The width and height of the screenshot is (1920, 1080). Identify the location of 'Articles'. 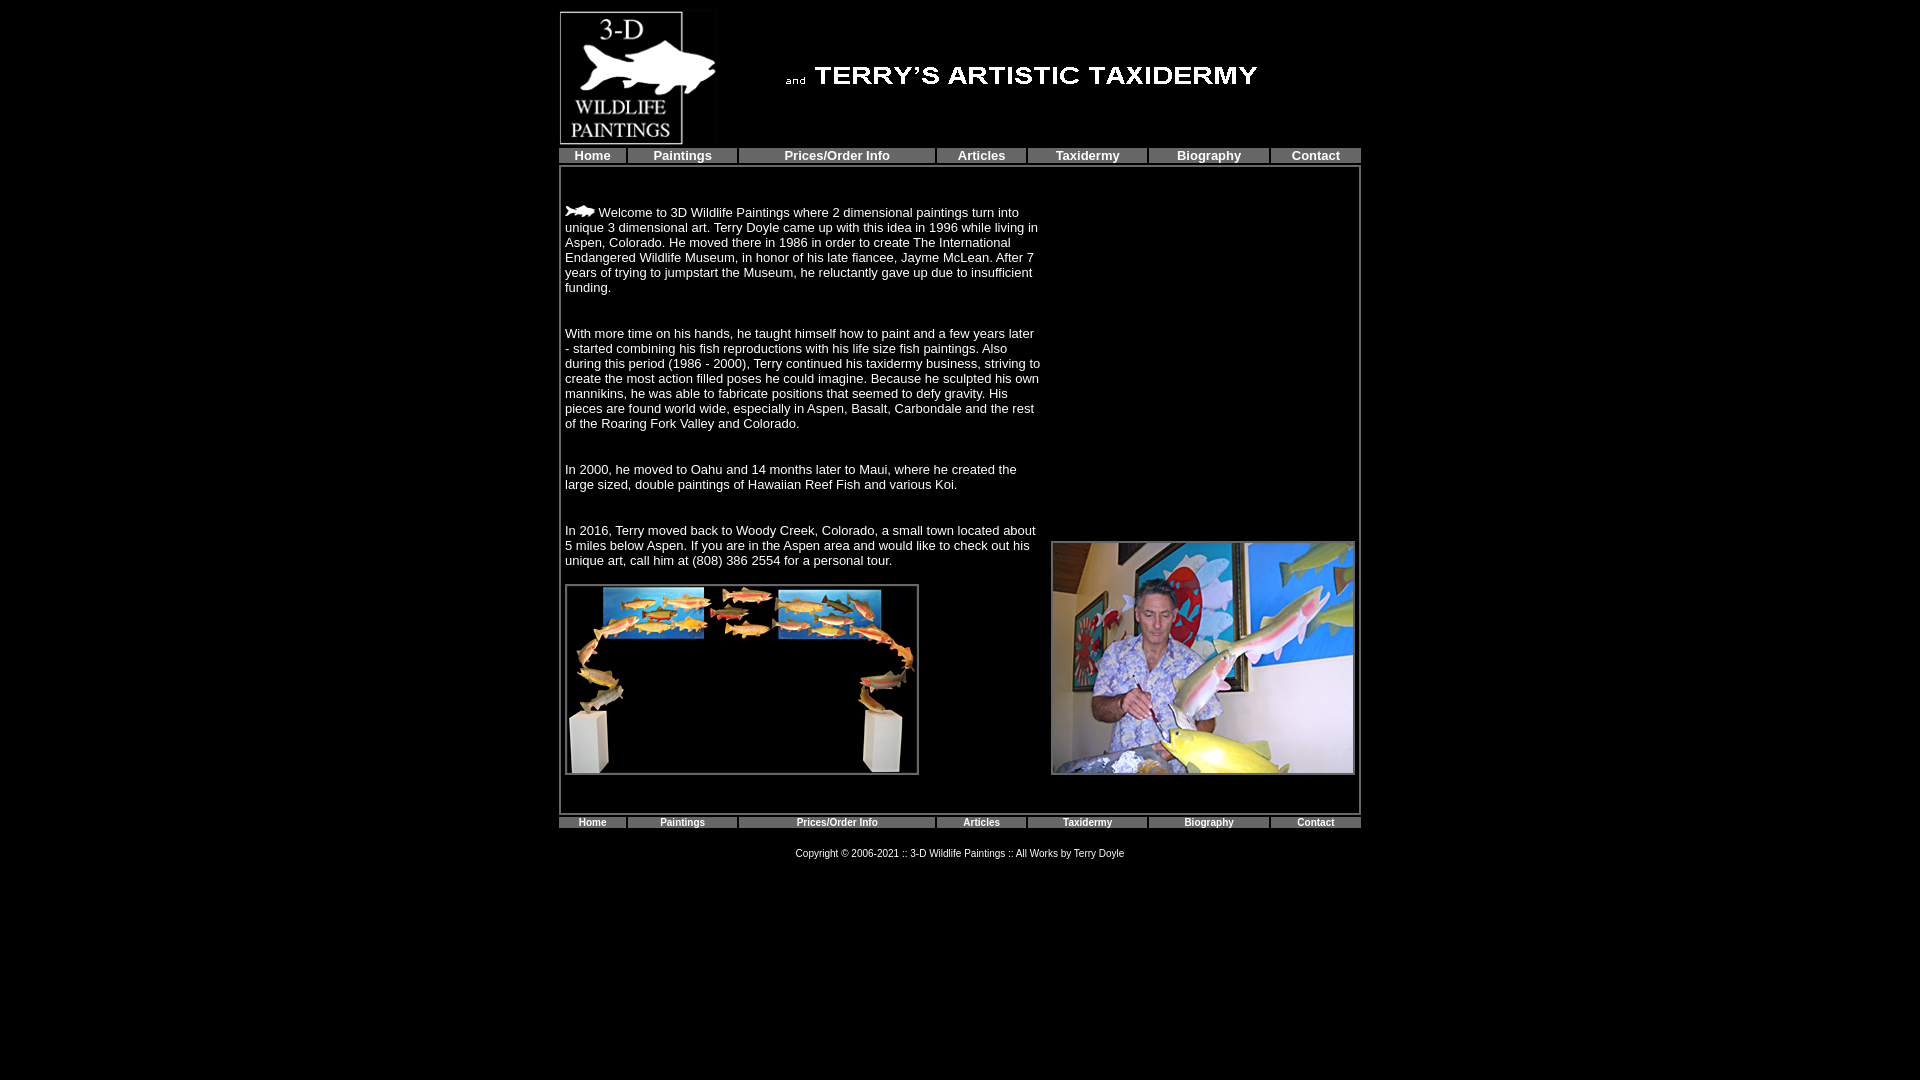
(957, 154).